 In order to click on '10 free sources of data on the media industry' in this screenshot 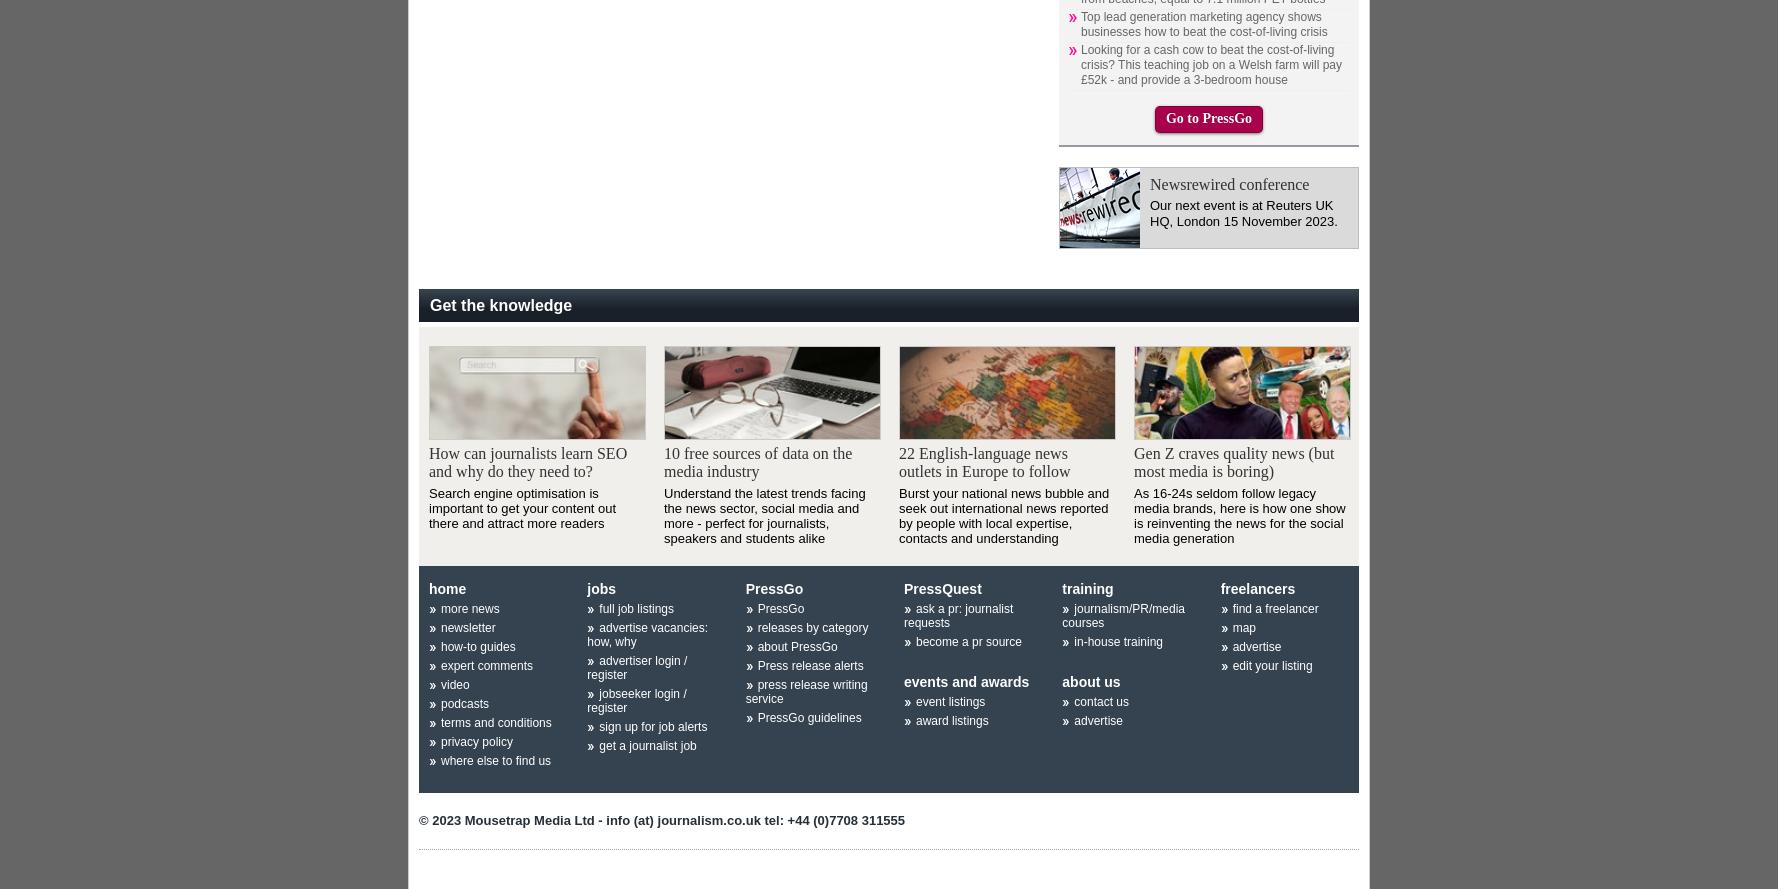, I will do `click(756, 460)`.